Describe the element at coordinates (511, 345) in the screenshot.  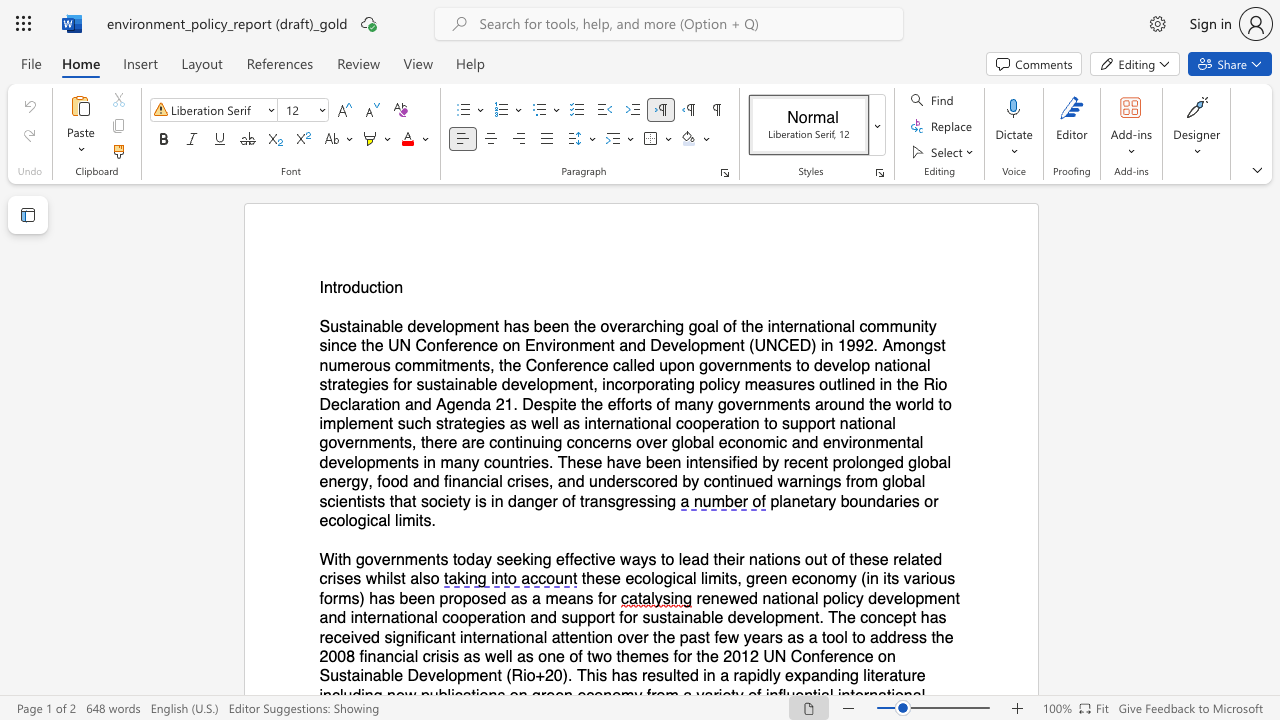
I see `the subset text "n Environment and Development (UNCED) in" within the text "Sustainable development has been the overarching goal of the international community since the UN Conference on Environment and Development (UNCED) in 1992. Amongst"` at that location.